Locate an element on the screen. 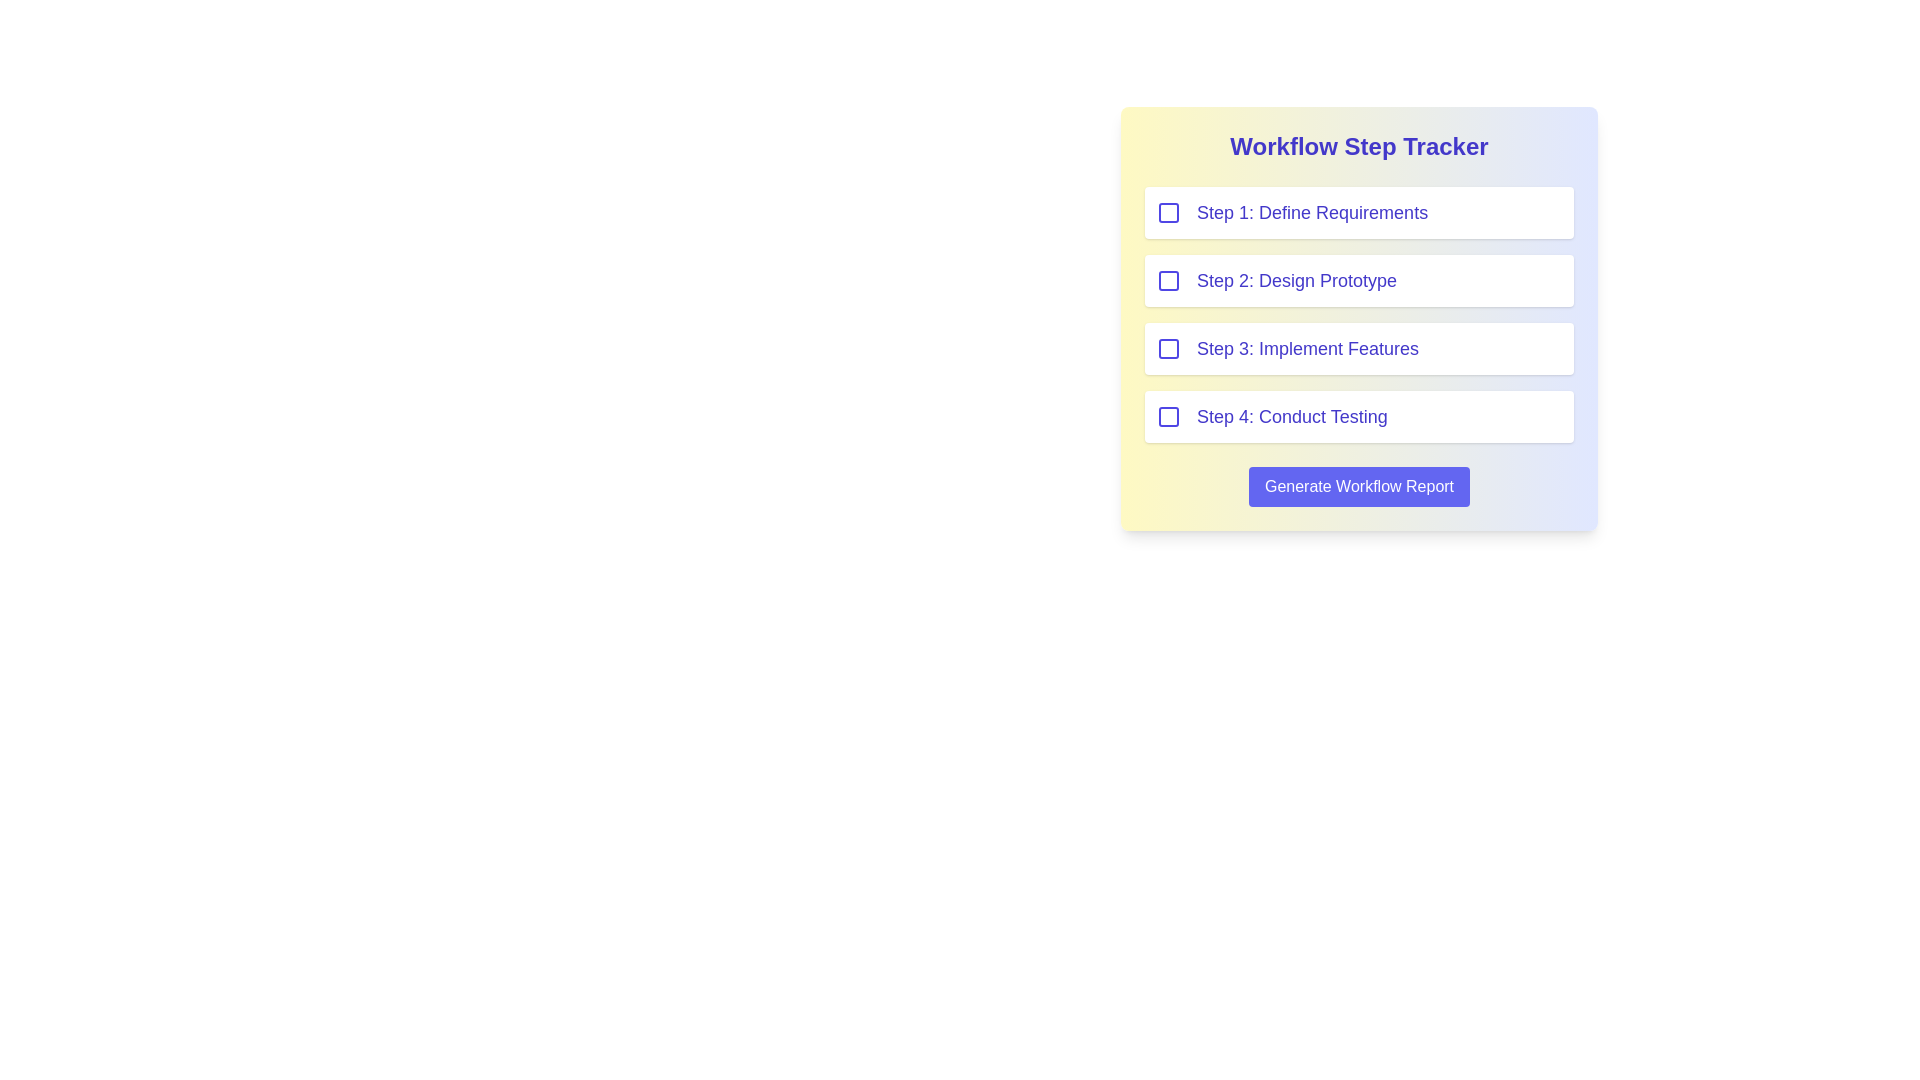 This screenshot has height=1080, width=1920. text of the Text Label displaying 'Step 2: Design Prototype', which is the second item in the Workflow Step Tracker is located at coordinates (1359, 281).